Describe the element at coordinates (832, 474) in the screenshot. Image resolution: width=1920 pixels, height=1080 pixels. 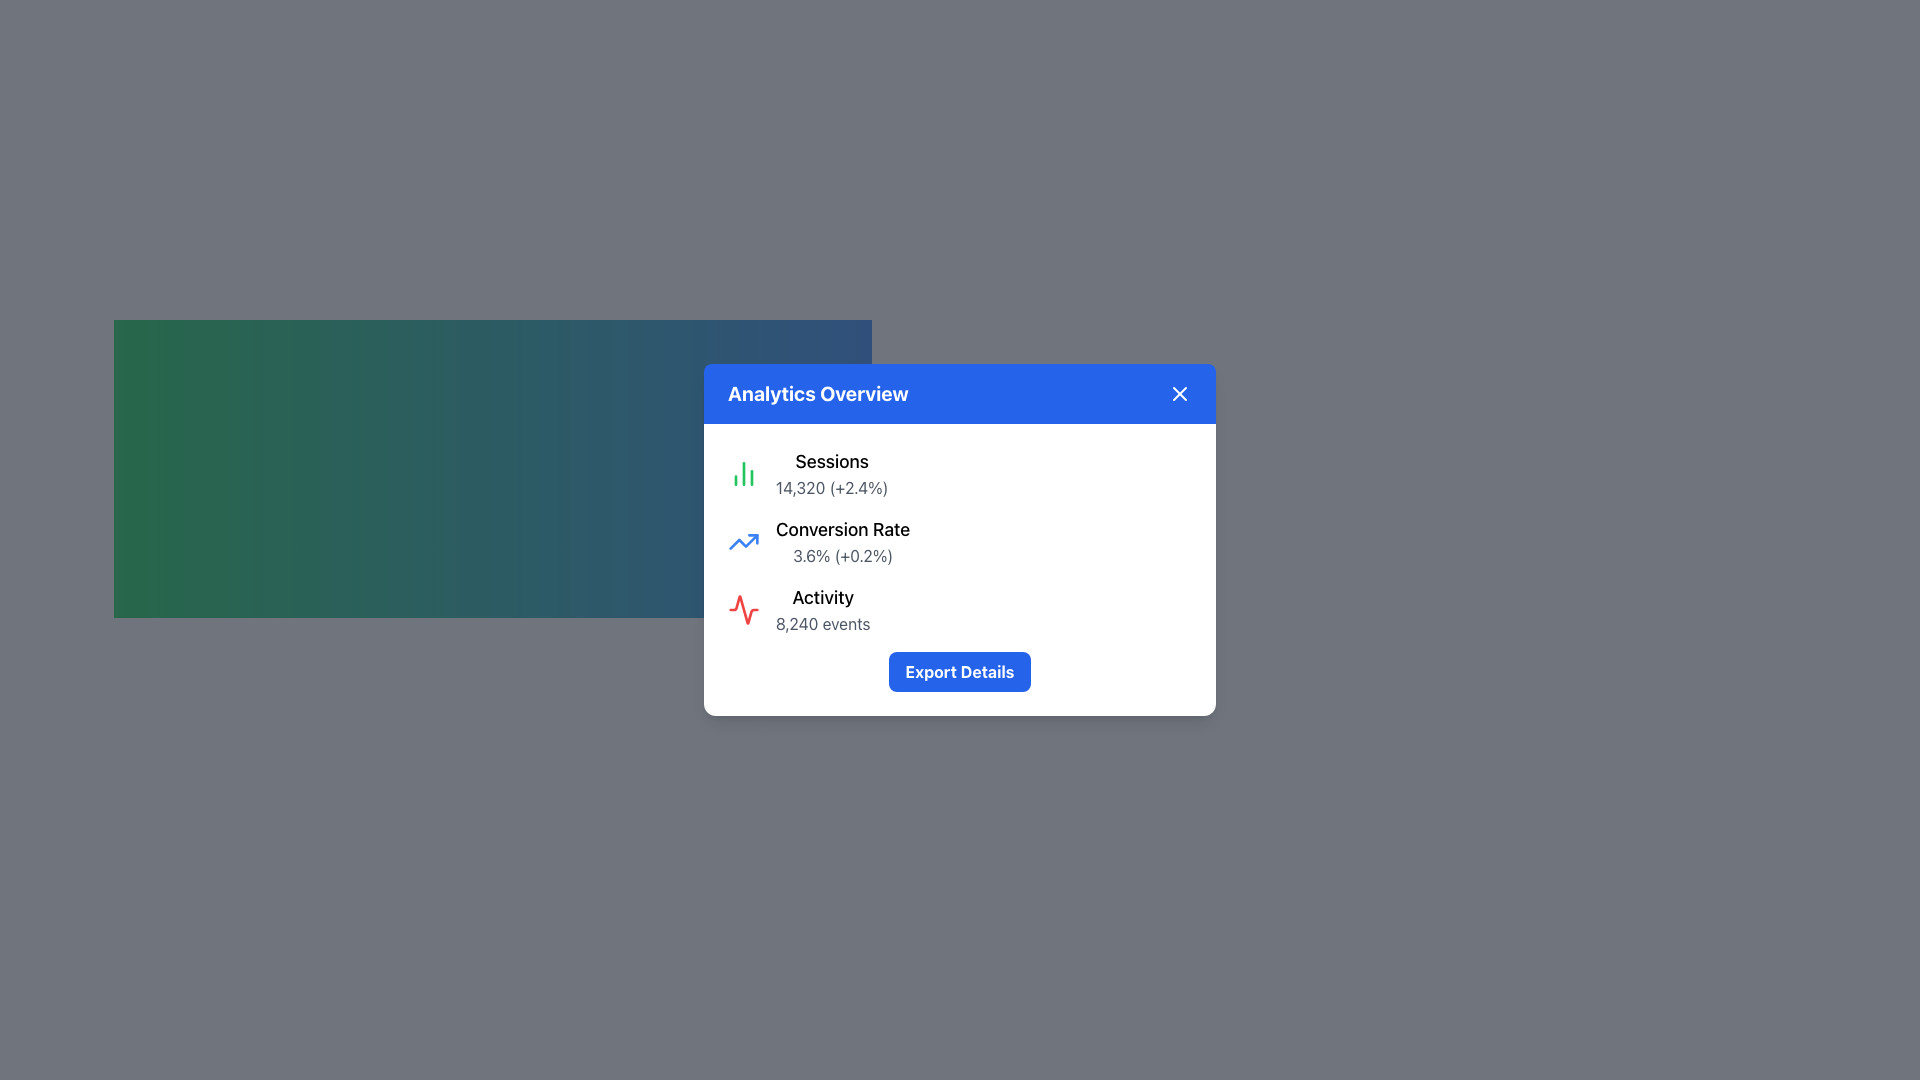
I see `the textual information block displaying the number of sessions and percentage change in the 'Analytics Overview' pop-up dialogue box` at that location.